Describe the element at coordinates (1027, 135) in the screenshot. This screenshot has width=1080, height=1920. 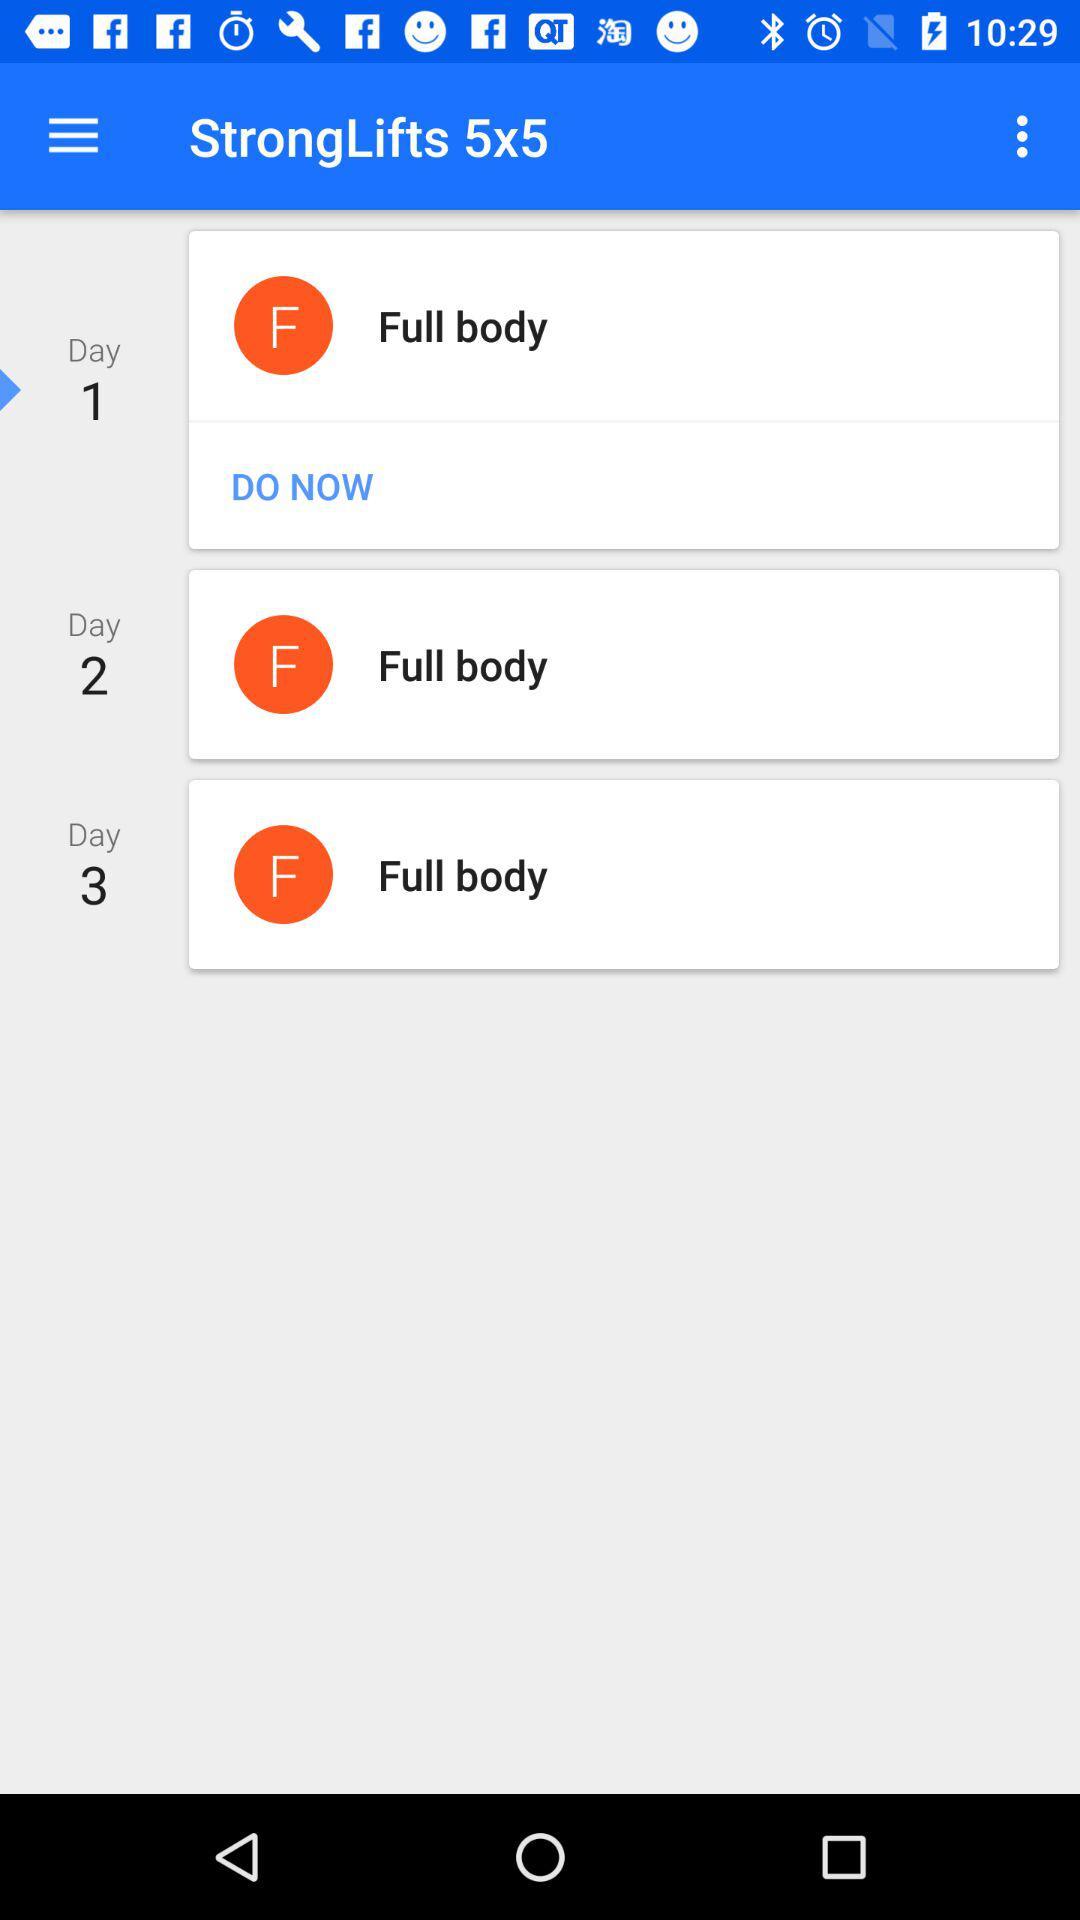
I see `the icon next to the stronglifts 5x5` at that location.